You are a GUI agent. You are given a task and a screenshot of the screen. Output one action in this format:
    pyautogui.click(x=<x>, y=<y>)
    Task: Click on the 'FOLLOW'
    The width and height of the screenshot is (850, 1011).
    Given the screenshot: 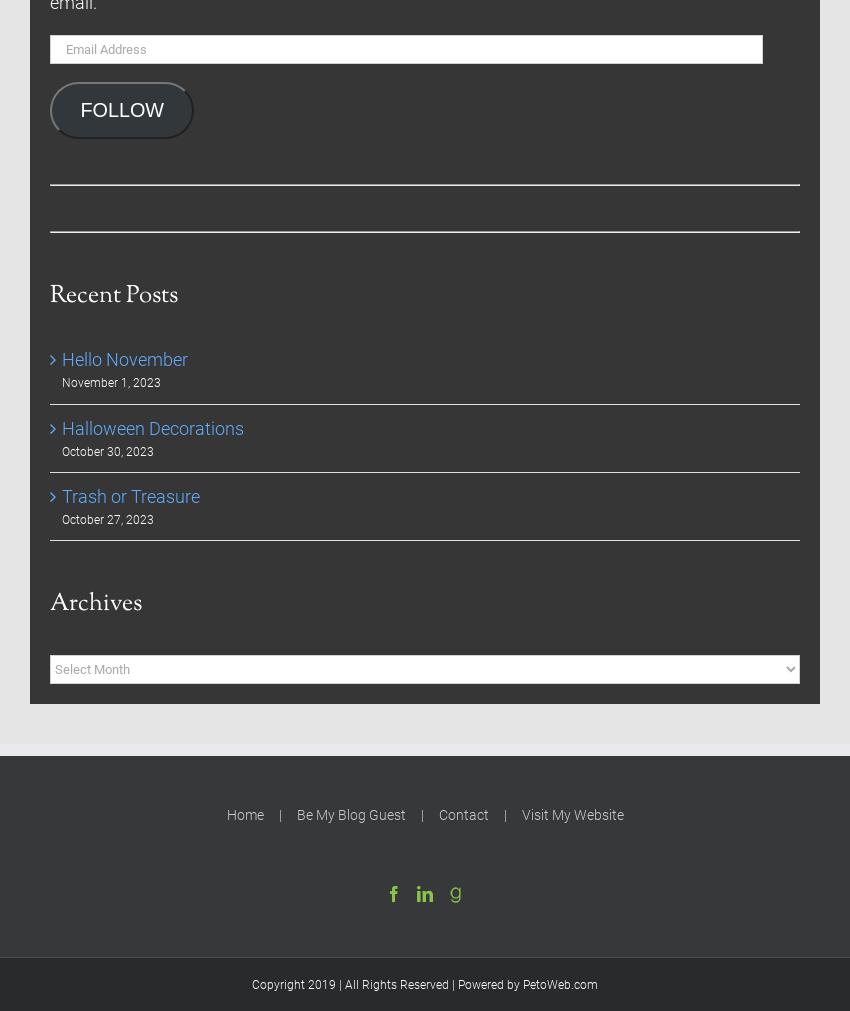 What is the action you would take?
    pyautogui.click(x=79, y=108)
    